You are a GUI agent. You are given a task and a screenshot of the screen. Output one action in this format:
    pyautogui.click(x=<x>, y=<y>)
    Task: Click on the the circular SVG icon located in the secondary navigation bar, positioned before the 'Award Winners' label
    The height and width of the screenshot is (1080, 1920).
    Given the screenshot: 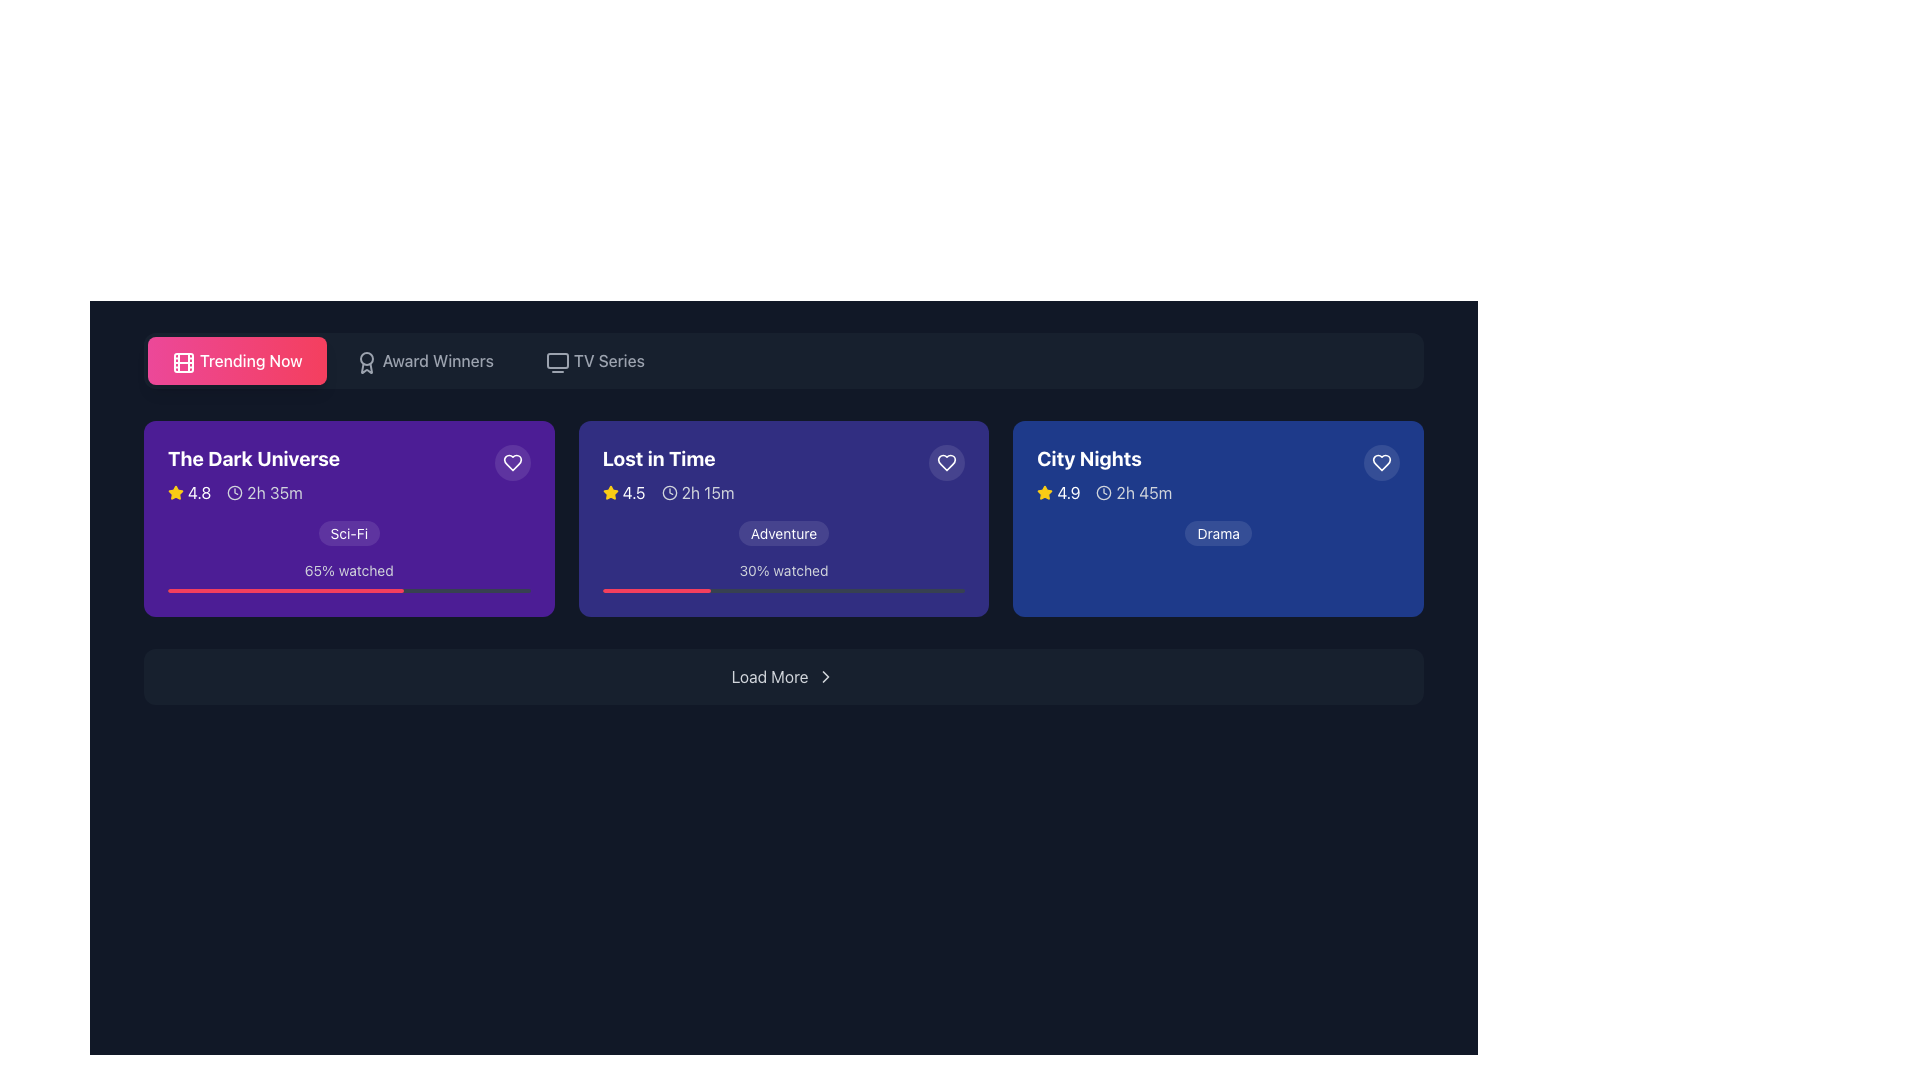 What is the action you would take?
    pyautogui.click(x=366, y=357)
    